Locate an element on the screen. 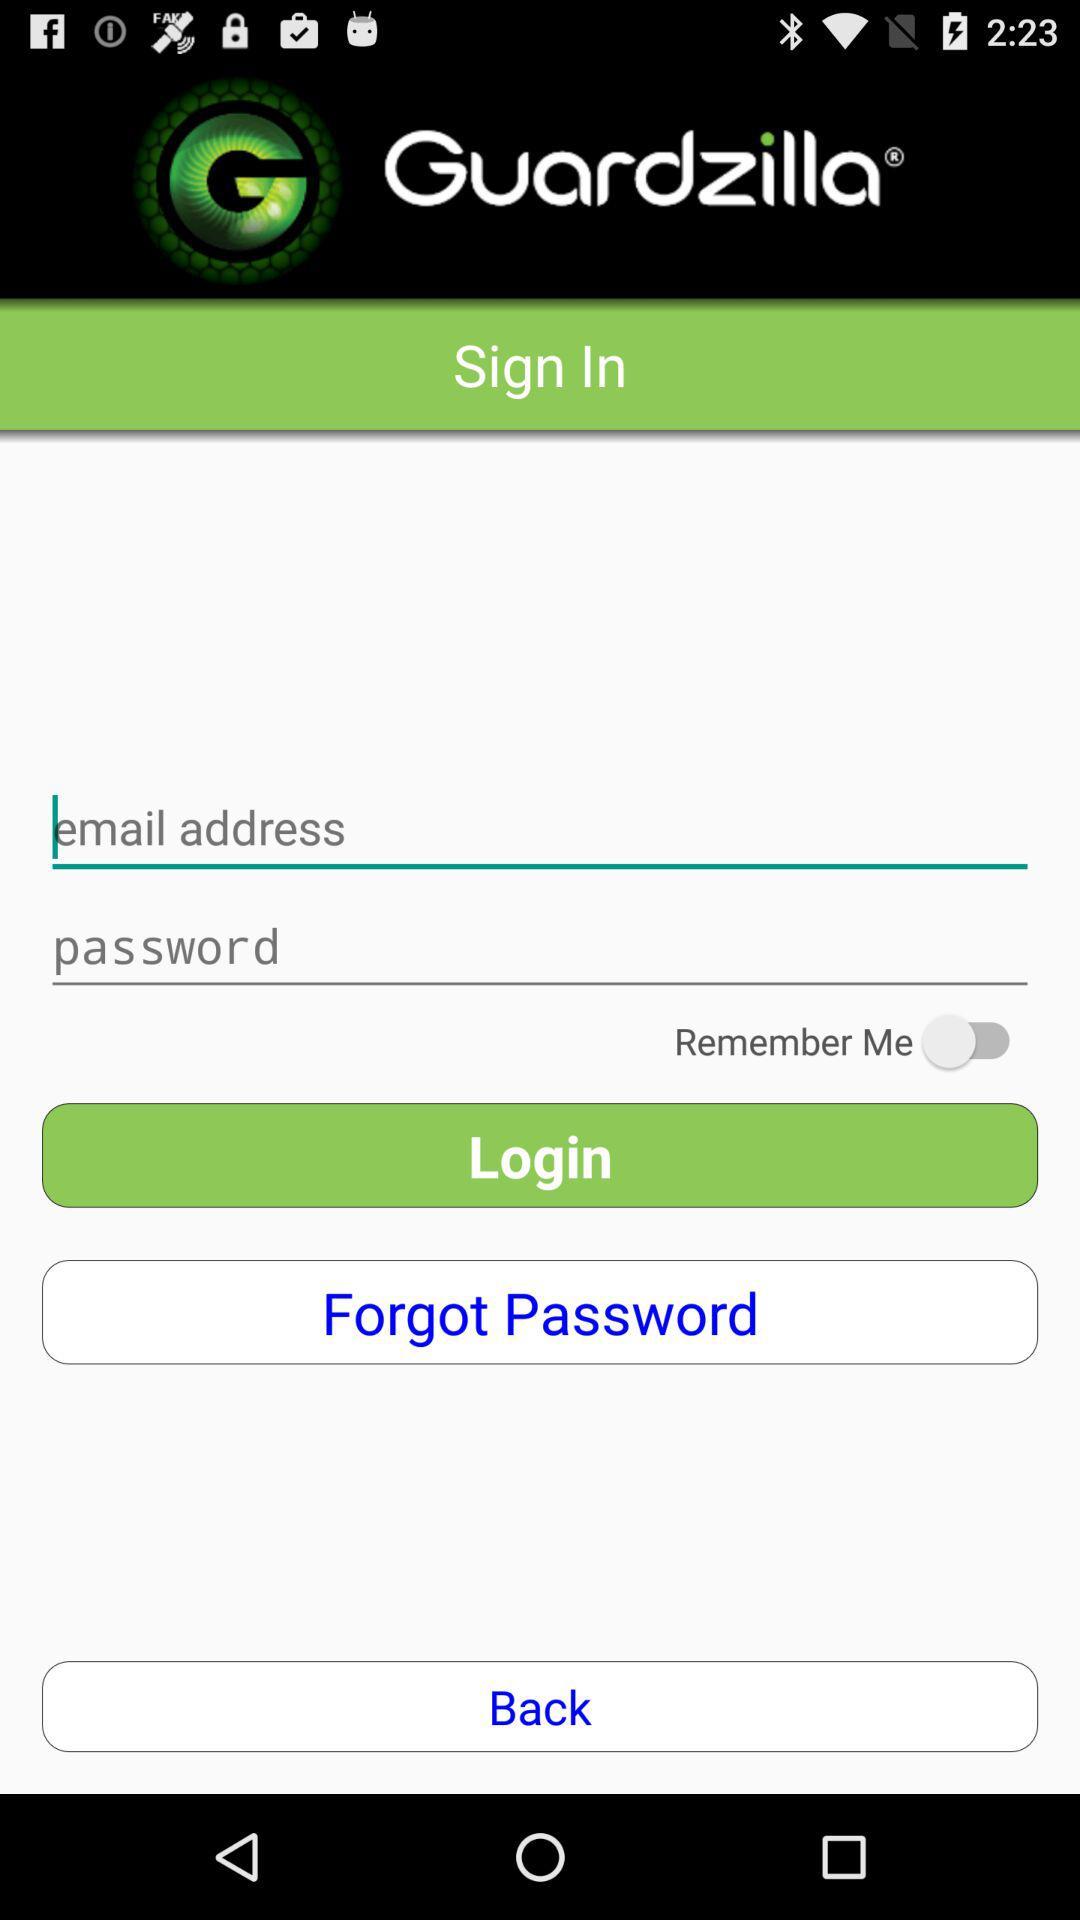 The width and height of the screenshot is (1080, 1920). the item below remember me icon is located at coordinates (540, 1155).